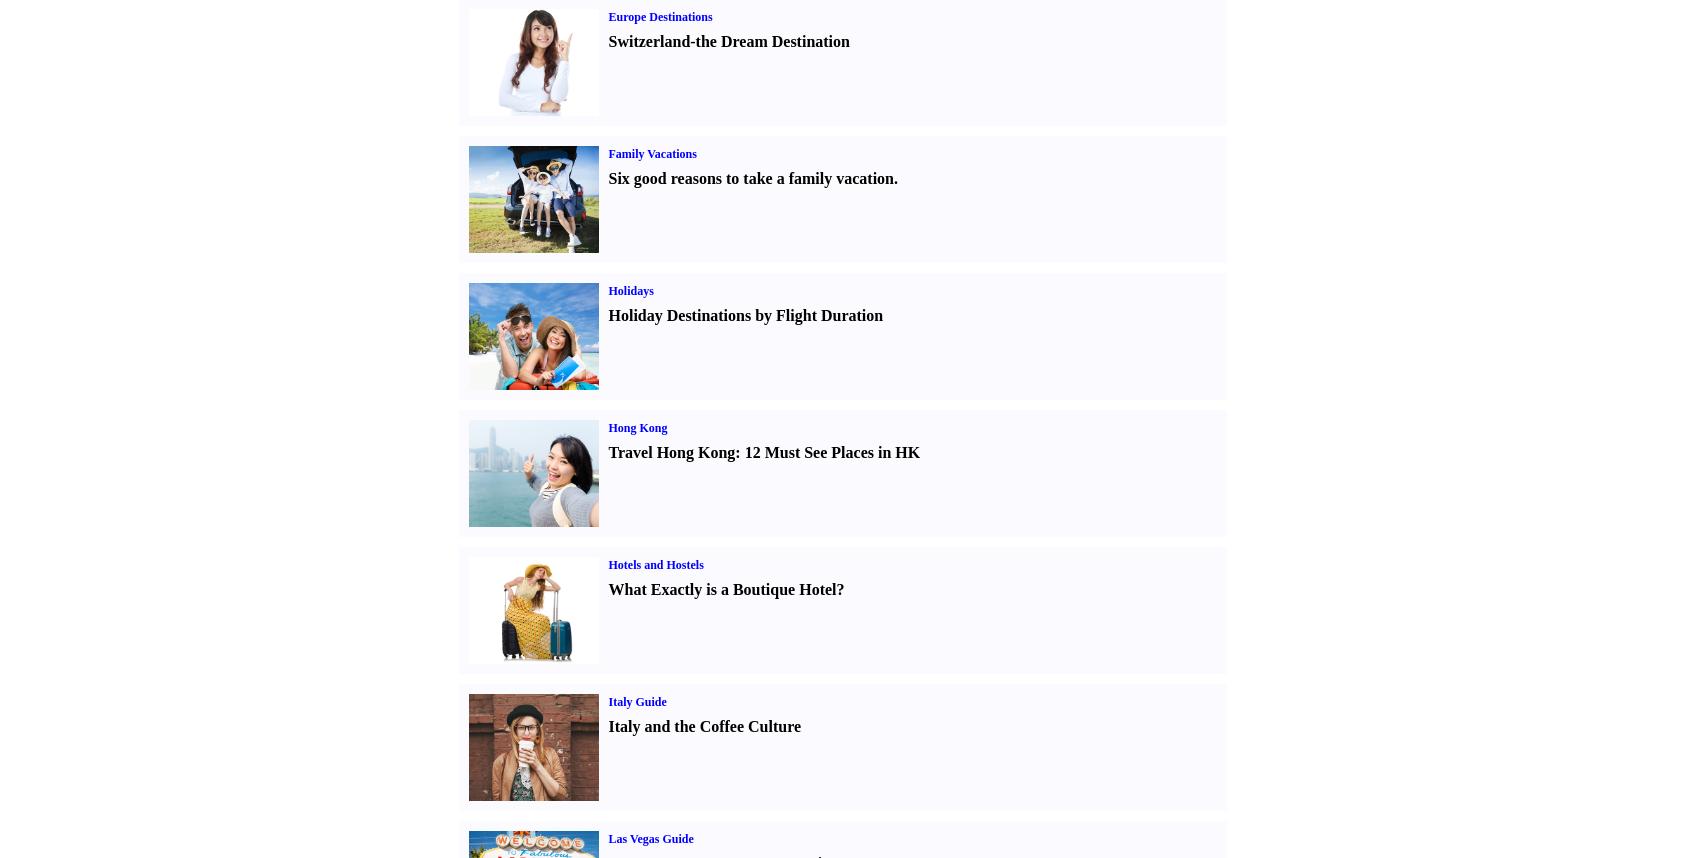 This screenshot has width=1700, height=858. I want to click on 'Hotels and Hostels', so click(655, 563).